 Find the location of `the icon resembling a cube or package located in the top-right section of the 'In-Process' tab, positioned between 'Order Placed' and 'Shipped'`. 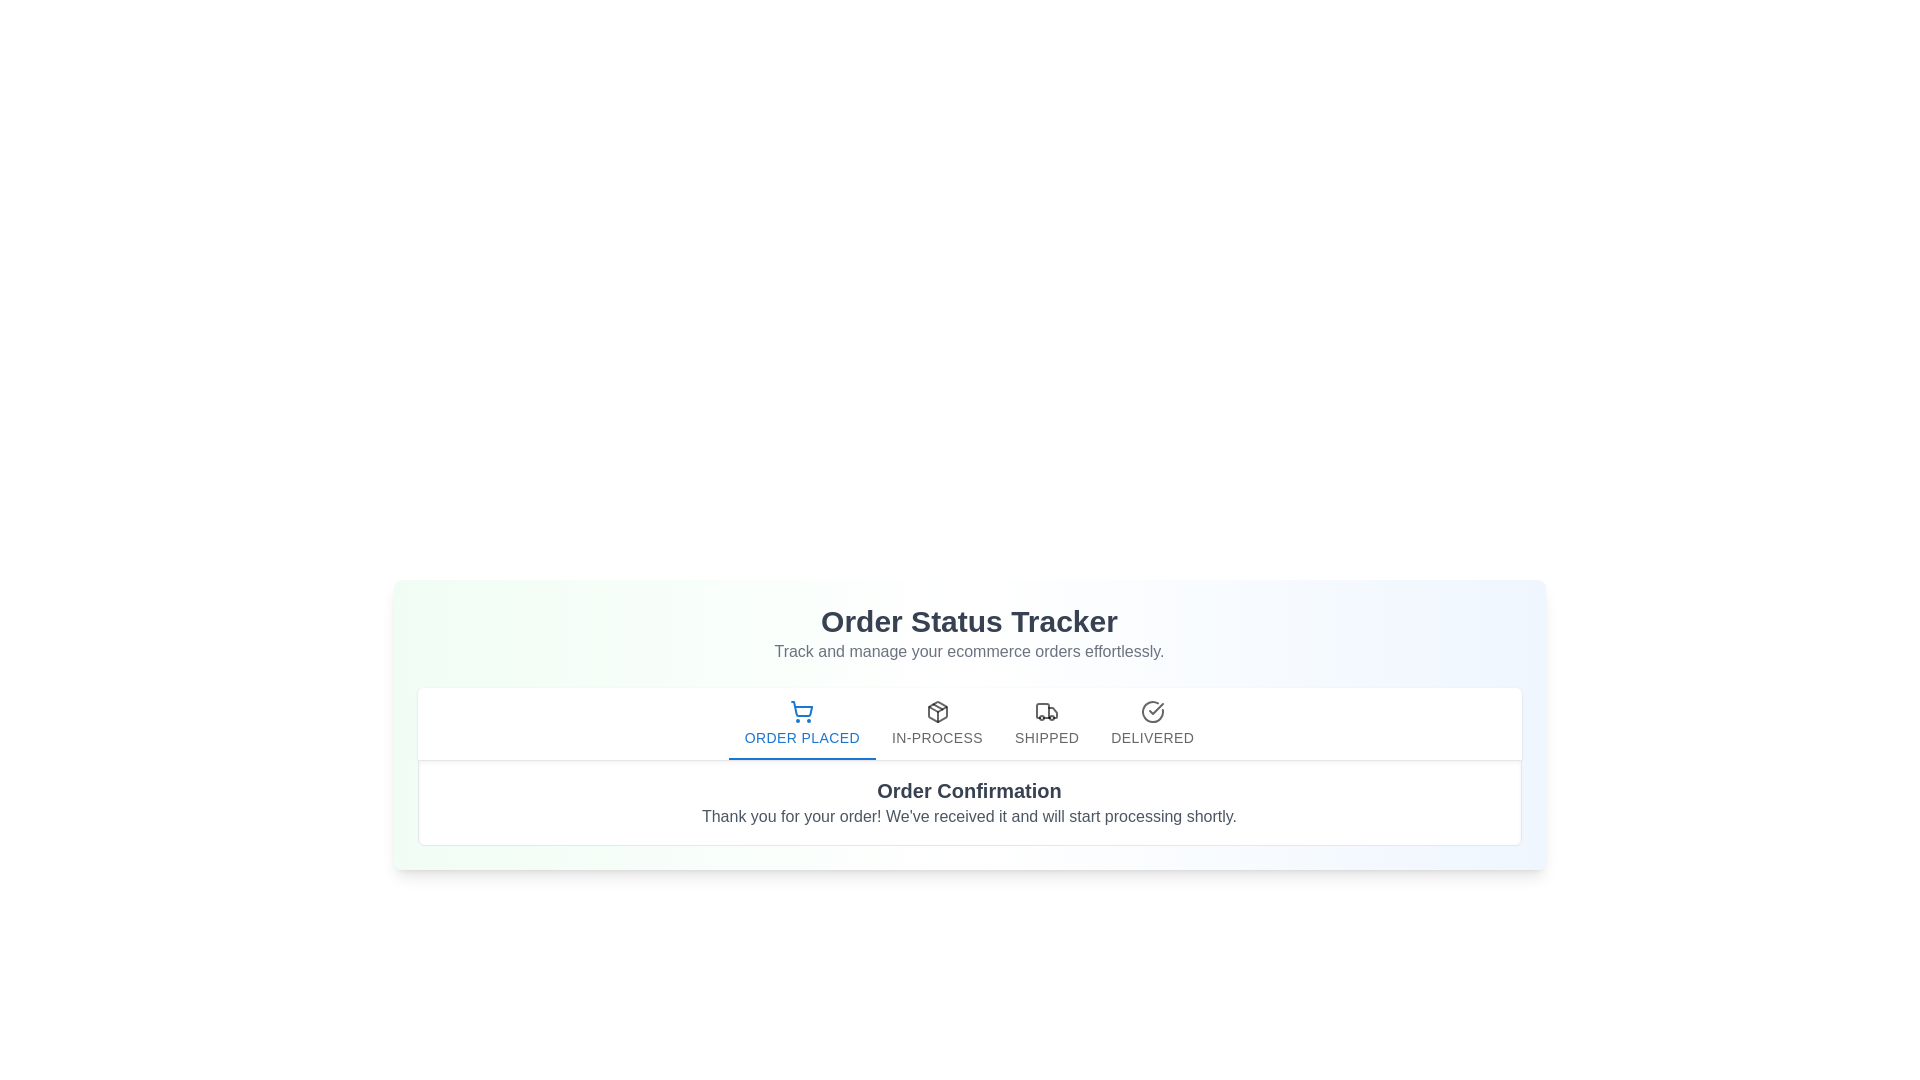

the icon resembling a cube or package located in the top-right section of the 'In-Process' tab, positioned between 'Order Placed' and 'Shipped' is located at coordinates (936, 711).